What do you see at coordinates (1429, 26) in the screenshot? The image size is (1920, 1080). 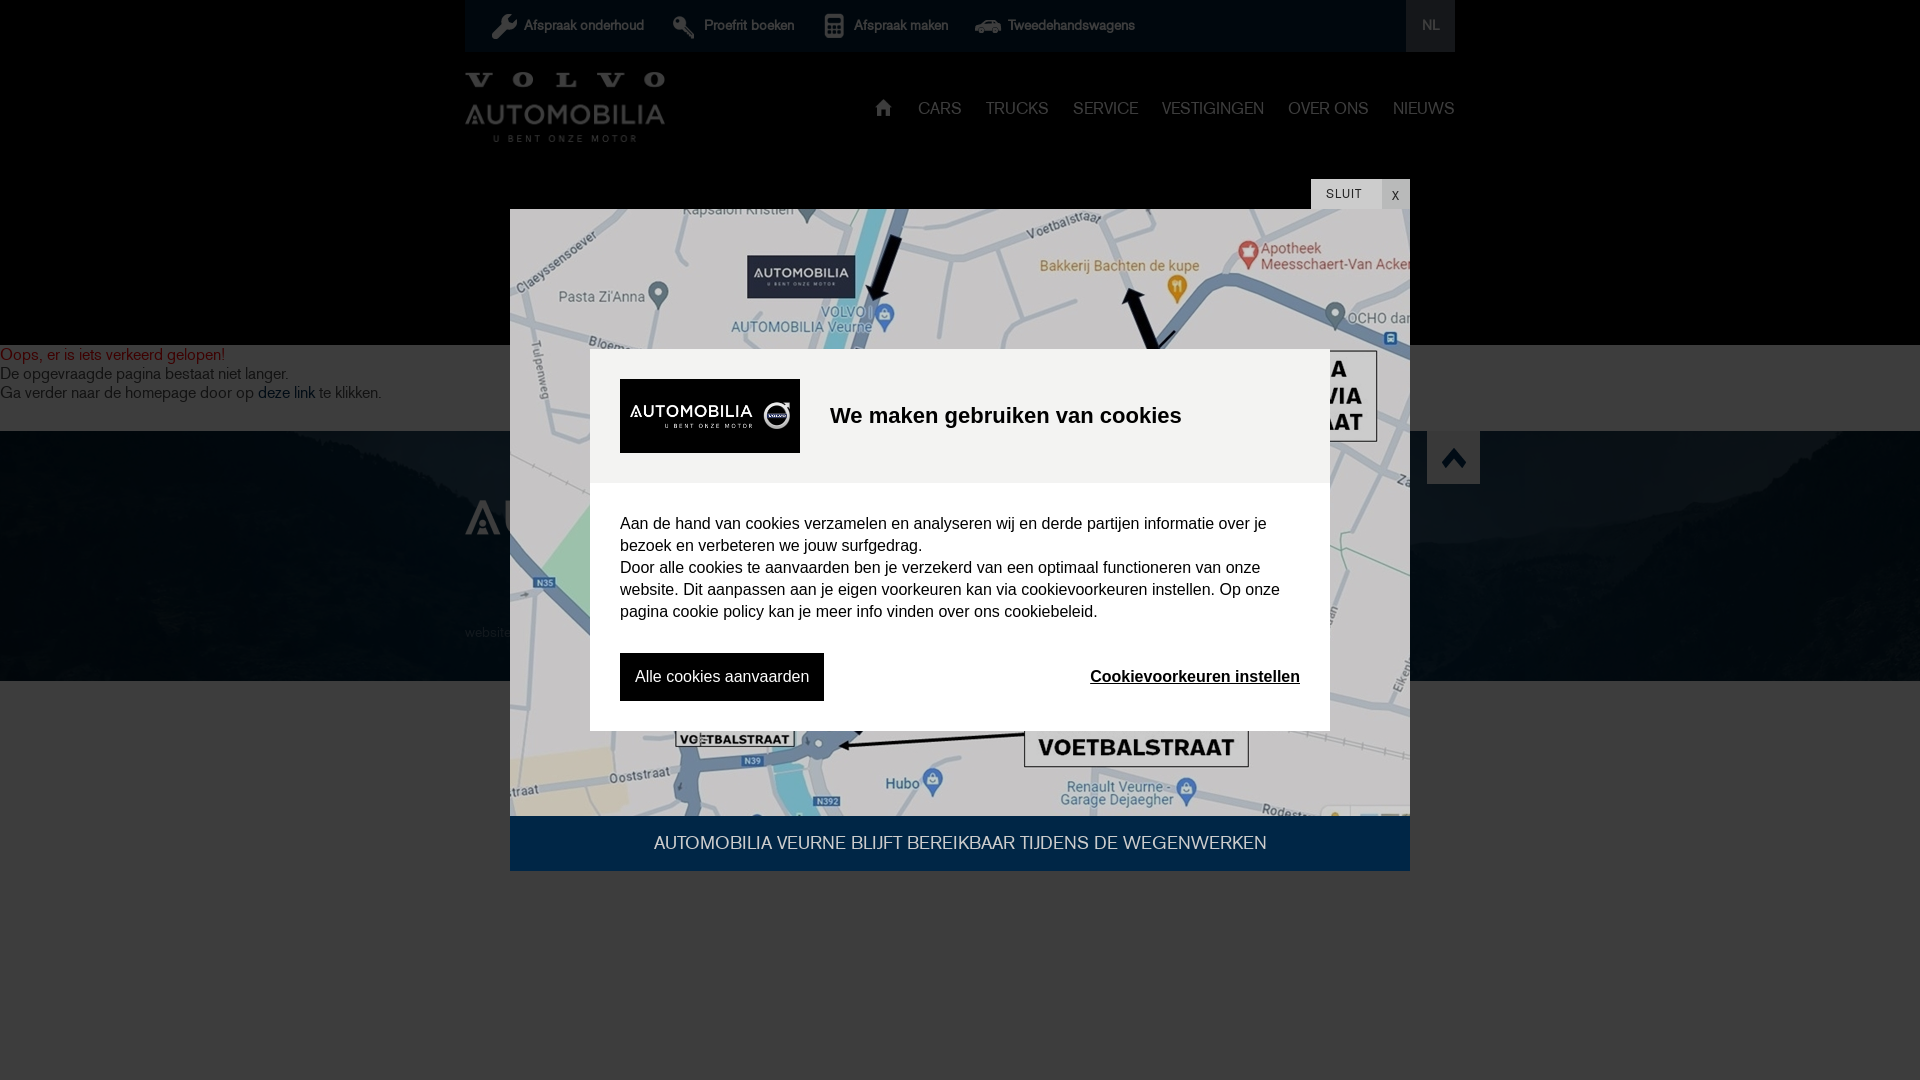 I see `'NL'` at bounding box center [1429, 26].